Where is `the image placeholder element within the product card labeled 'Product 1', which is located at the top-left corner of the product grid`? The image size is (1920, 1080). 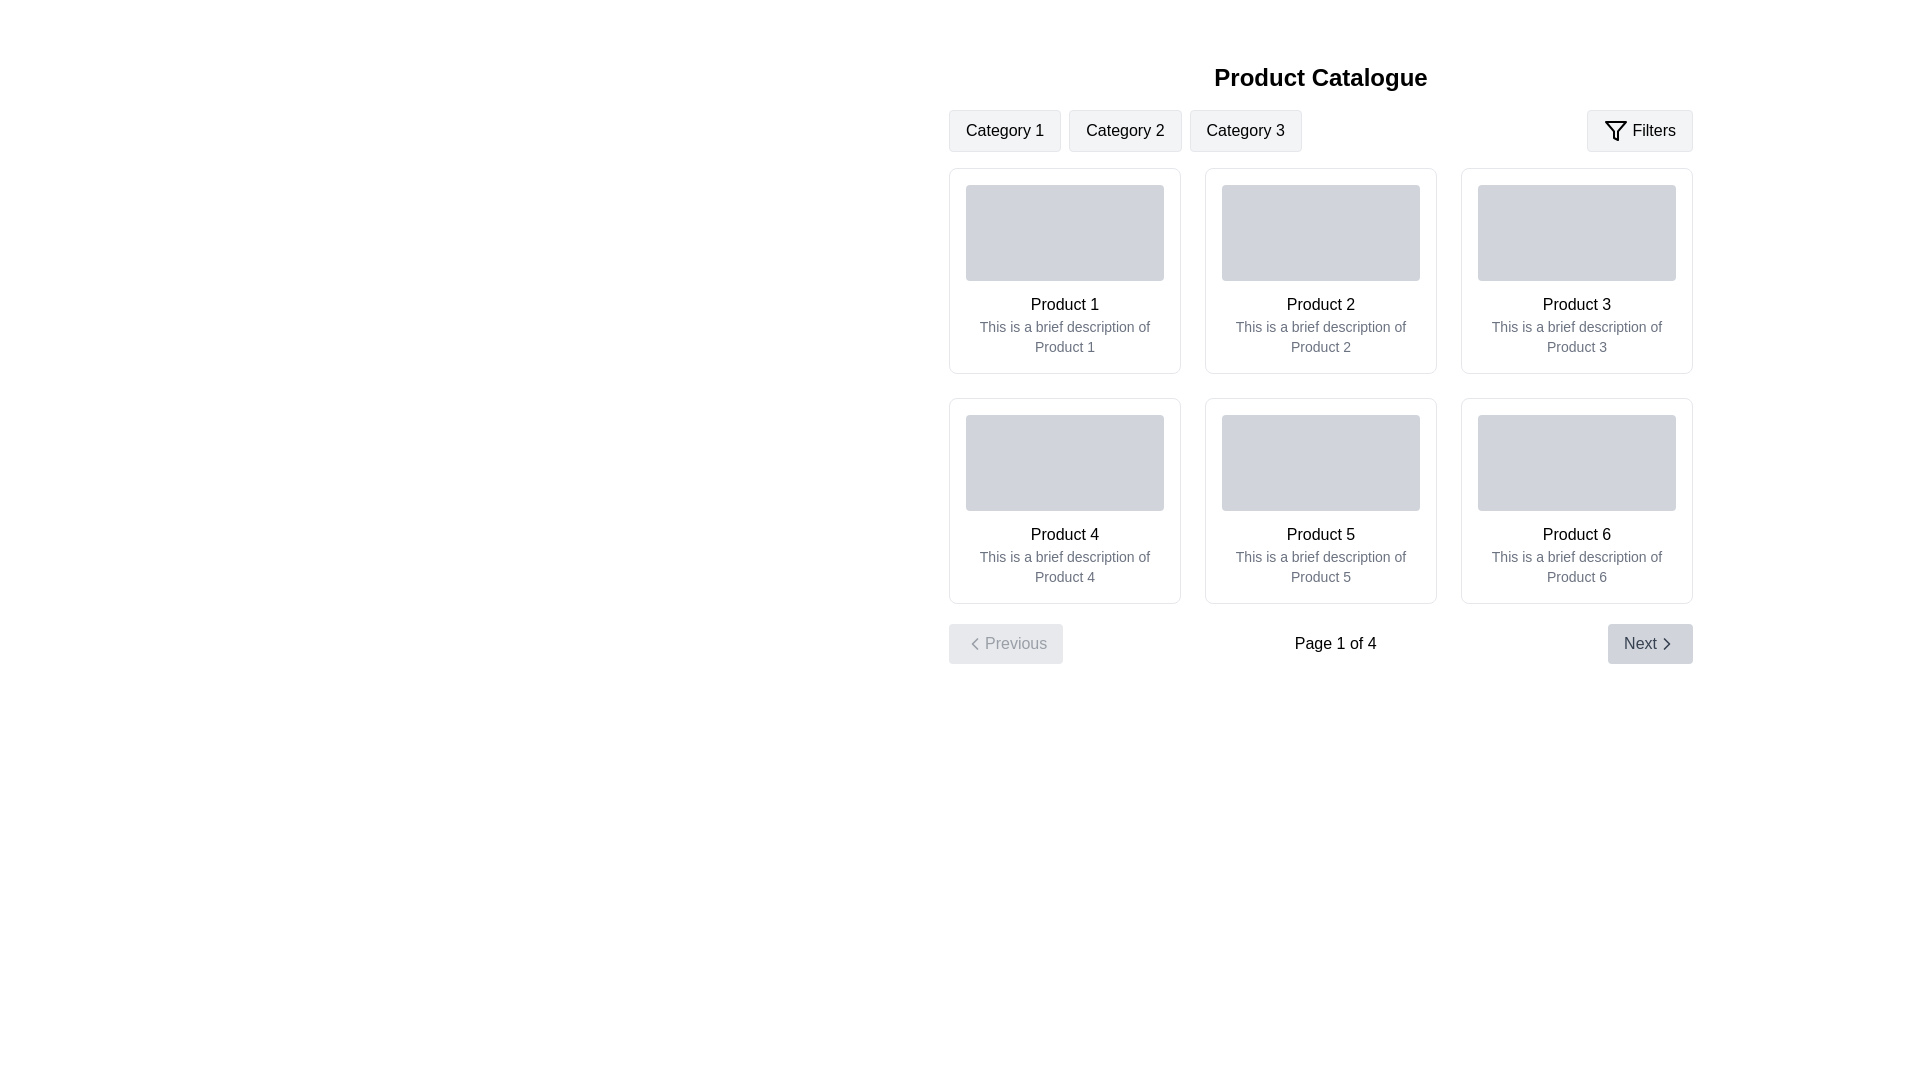 the image placeholder element within the product card labeled 'Product 1', which is located at the top-left corner of the product grid is located at coordinates (1064, 231).